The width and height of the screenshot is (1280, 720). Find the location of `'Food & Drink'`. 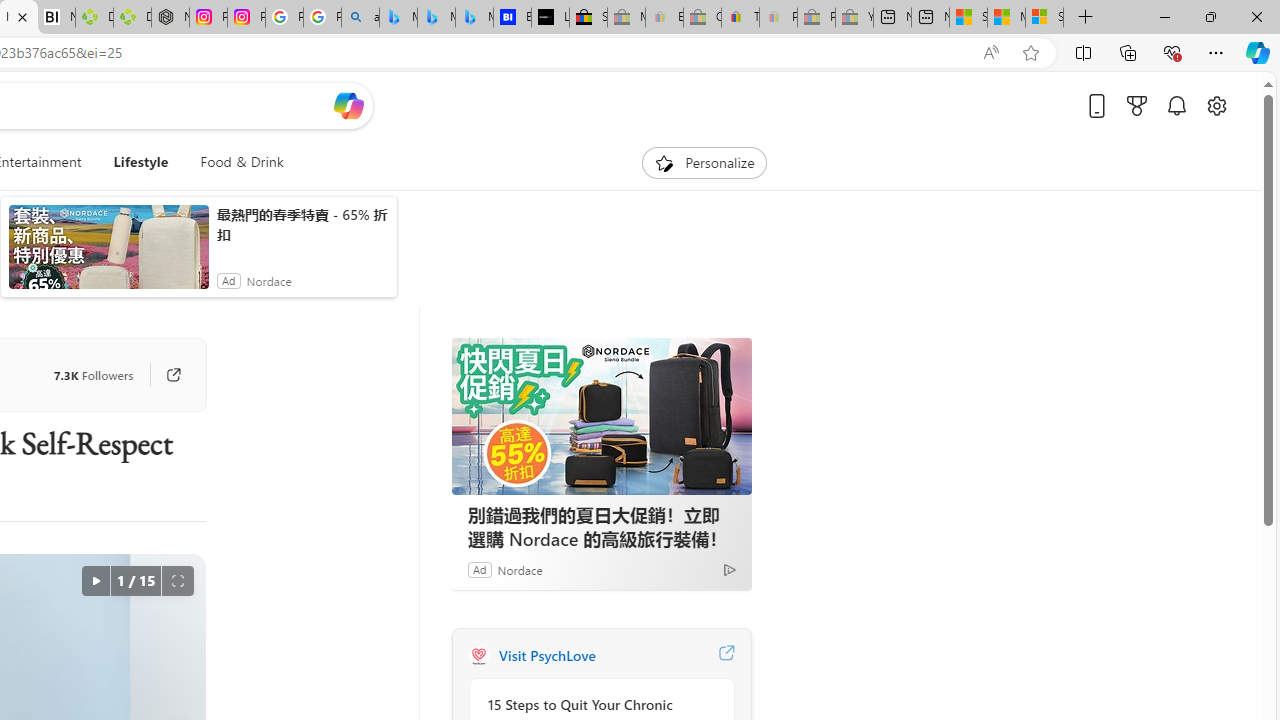

'Food & Drink' is located at coordinates (234, 162).